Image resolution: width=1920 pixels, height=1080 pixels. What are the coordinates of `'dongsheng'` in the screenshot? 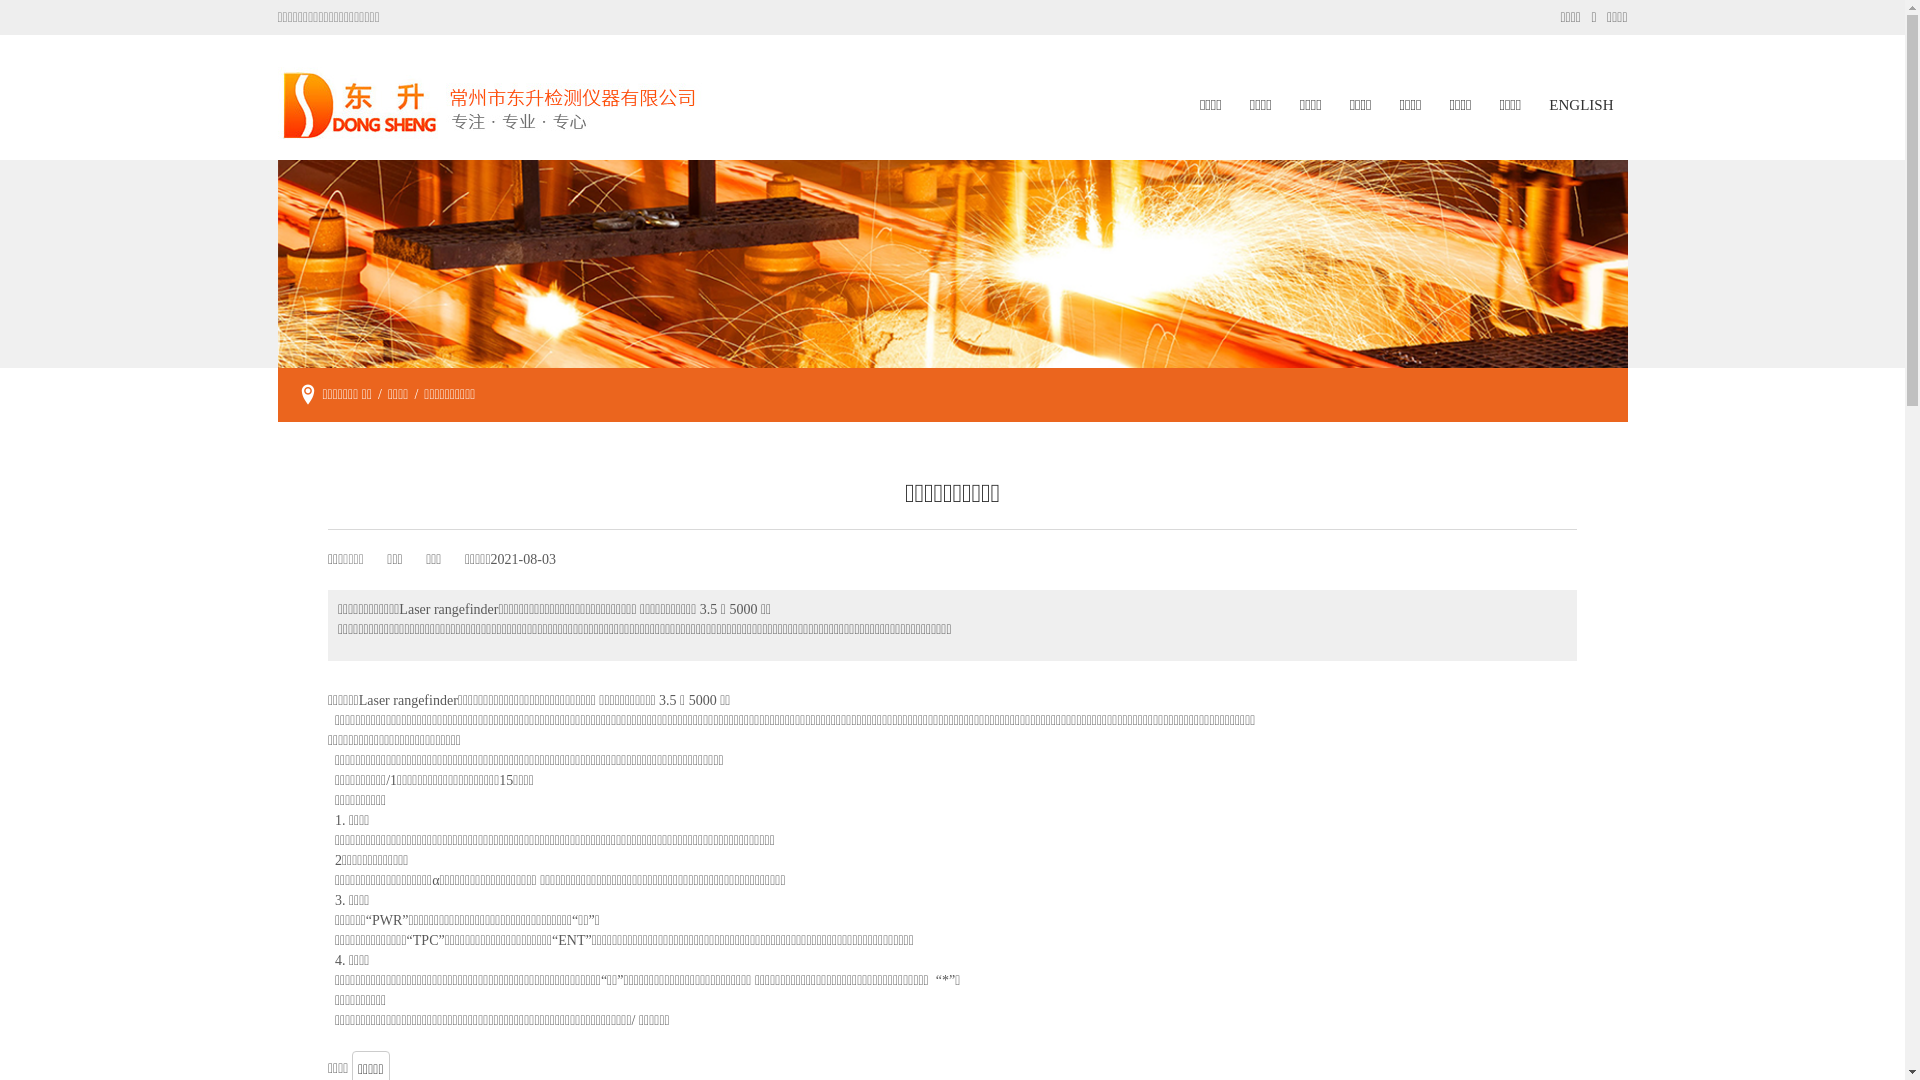 It's located at (277, 262).